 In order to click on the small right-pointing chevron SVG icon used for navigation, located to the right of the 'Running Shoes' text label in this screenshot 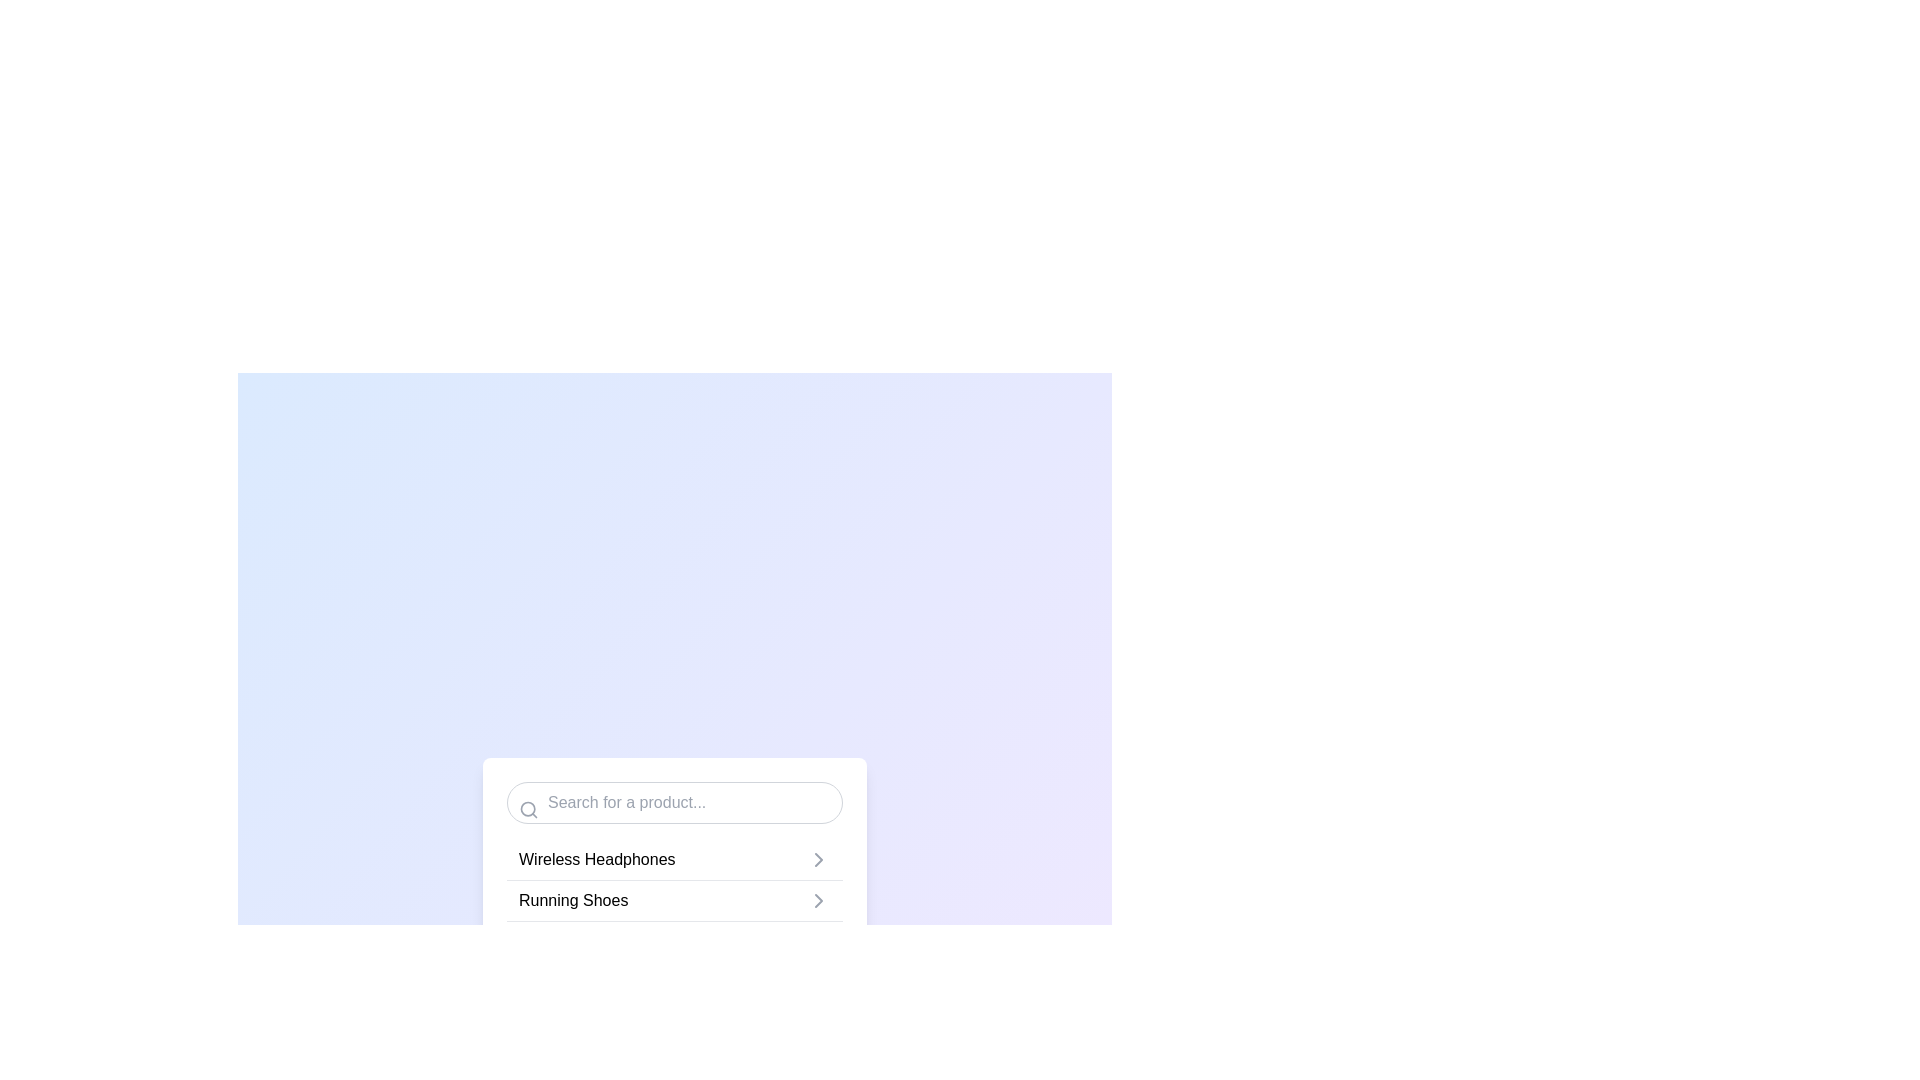, I will do `click(819, 901)`.